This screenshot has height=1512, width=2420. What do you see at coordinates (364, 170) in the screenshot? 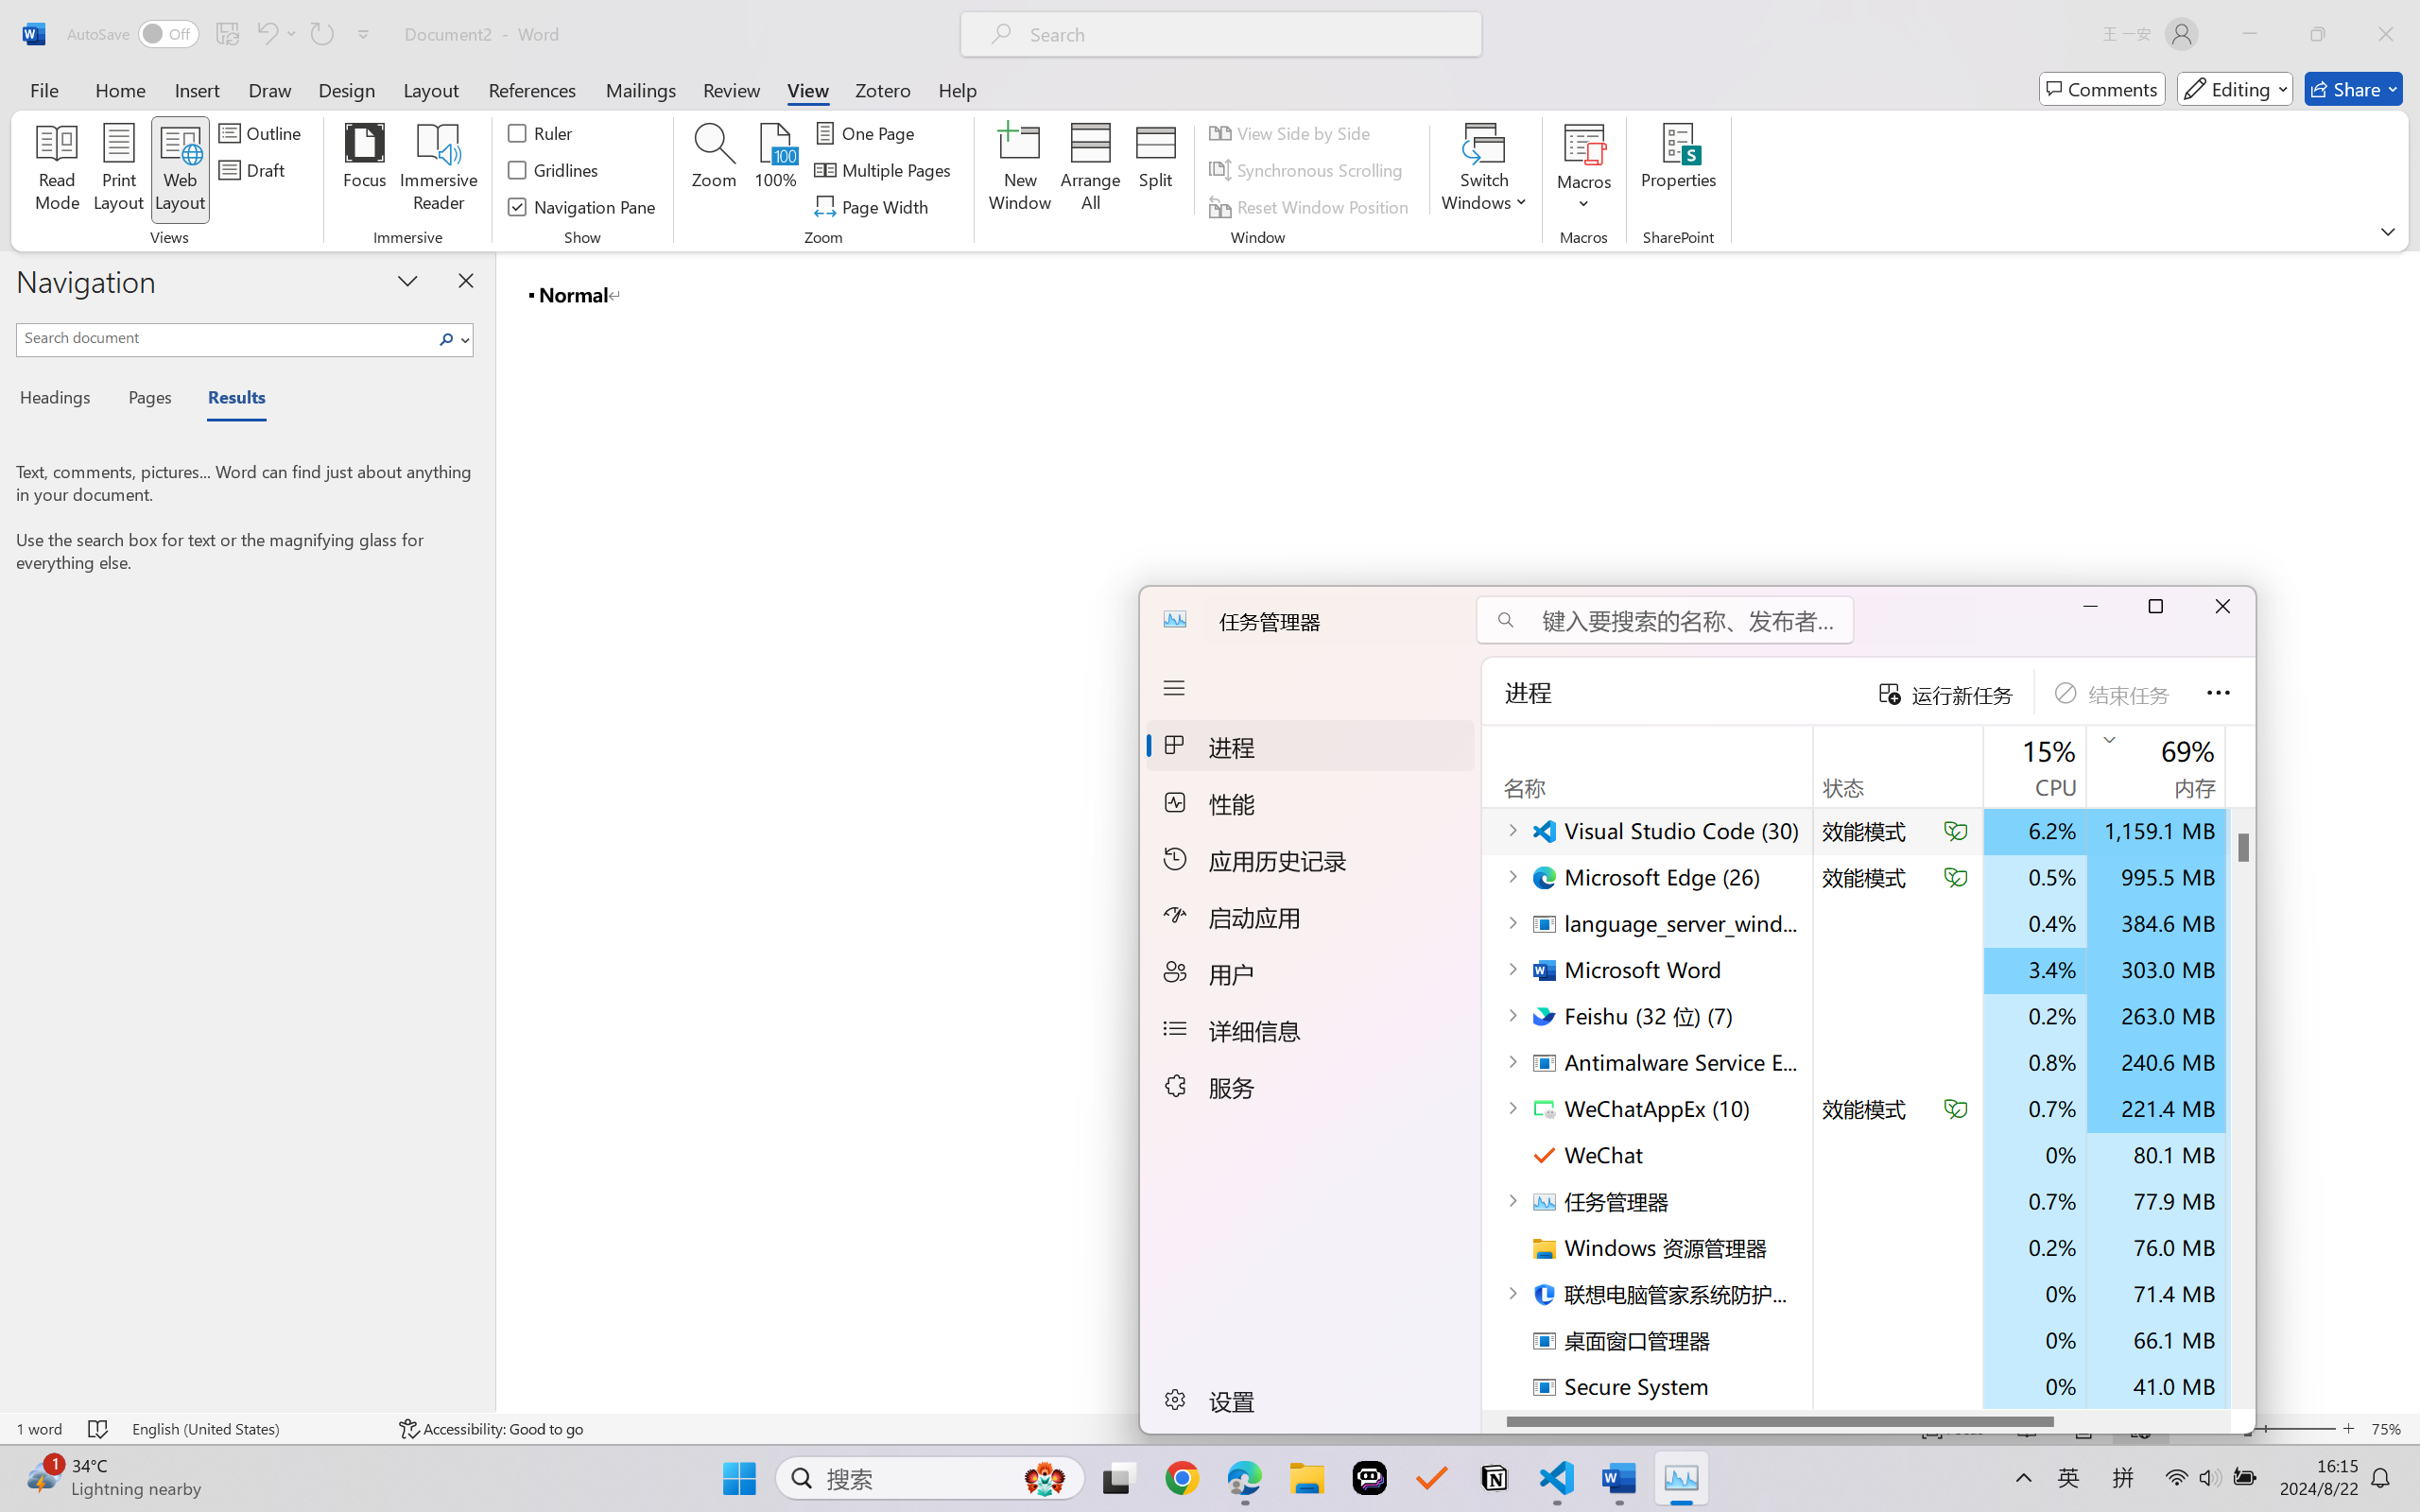
I see `'Focus'` at bounding box center [364, 170].